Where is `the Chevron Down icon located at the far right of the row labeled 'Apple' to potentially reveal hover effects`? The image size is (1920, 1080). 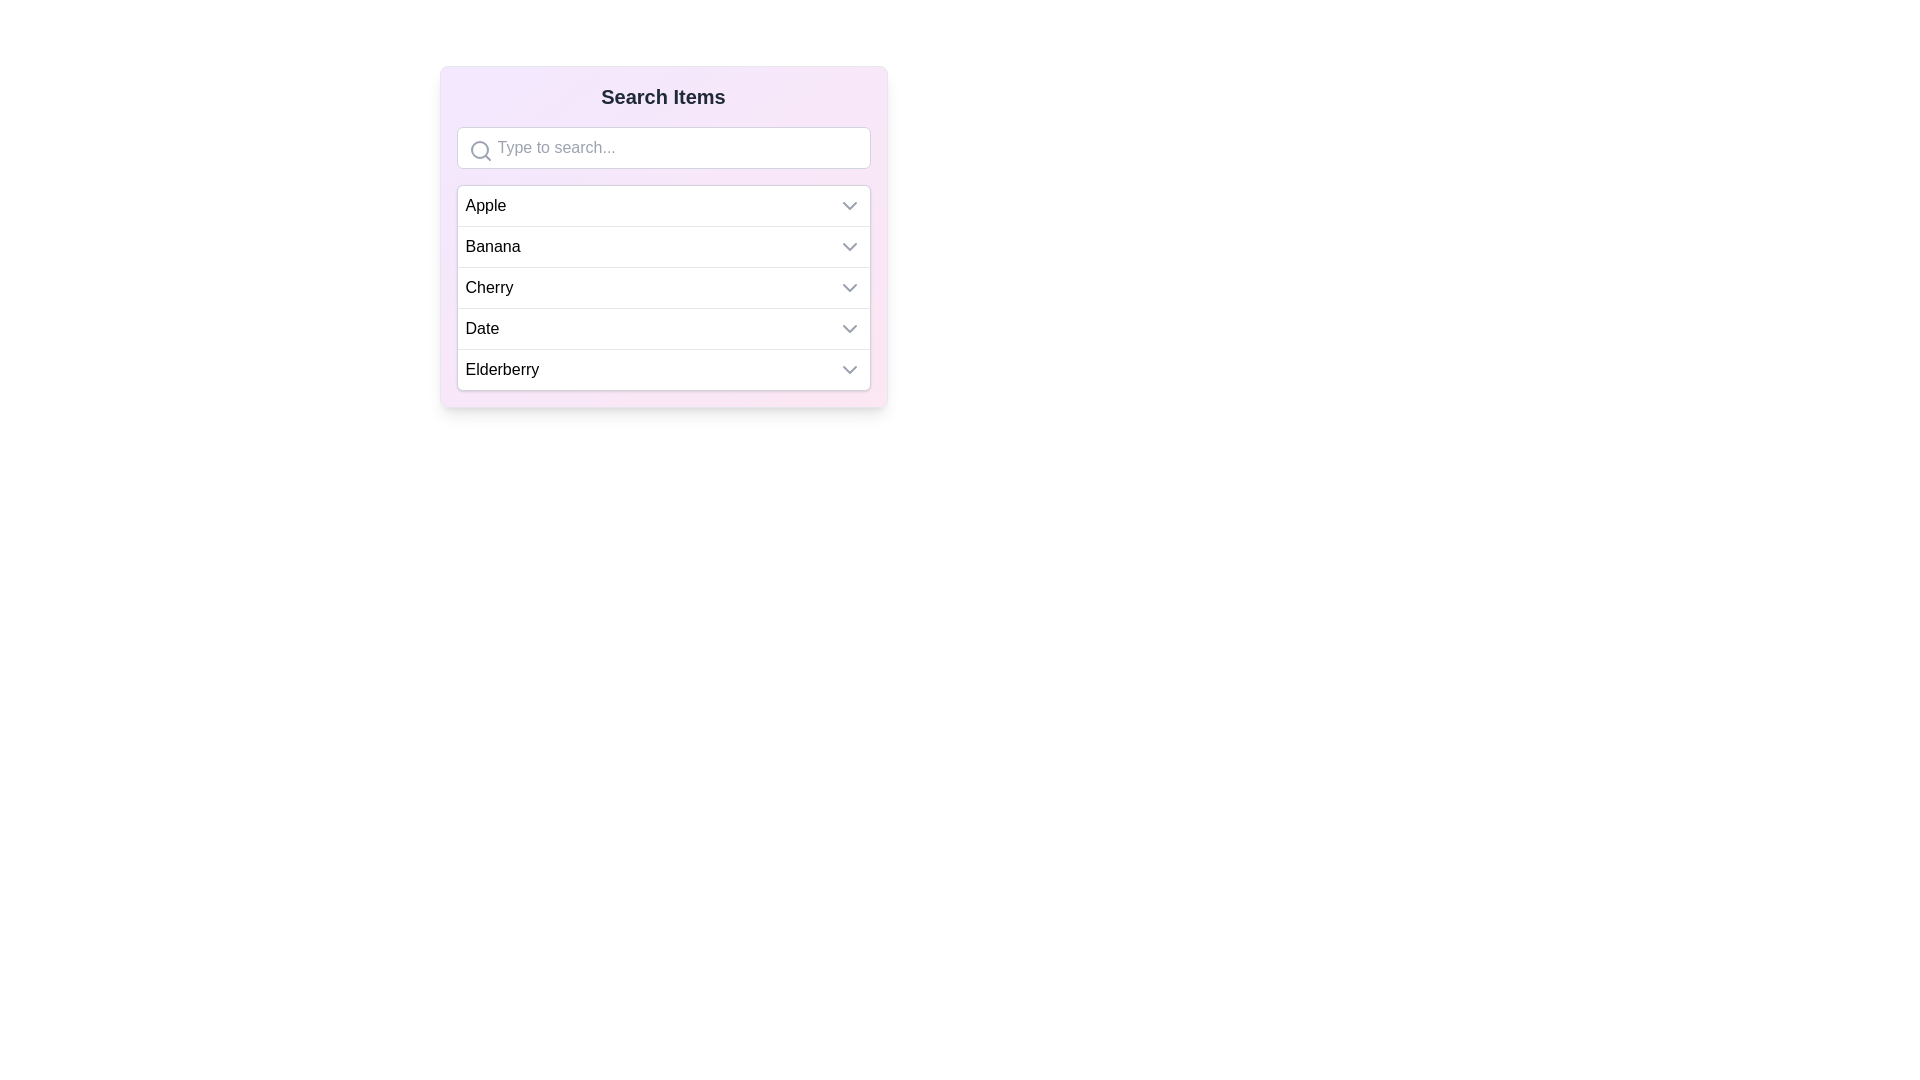
the Chevron Down icon located at the far right of the row labeled 'Apple' to potentially reveal hover effects is located at coordinates (849, 205).